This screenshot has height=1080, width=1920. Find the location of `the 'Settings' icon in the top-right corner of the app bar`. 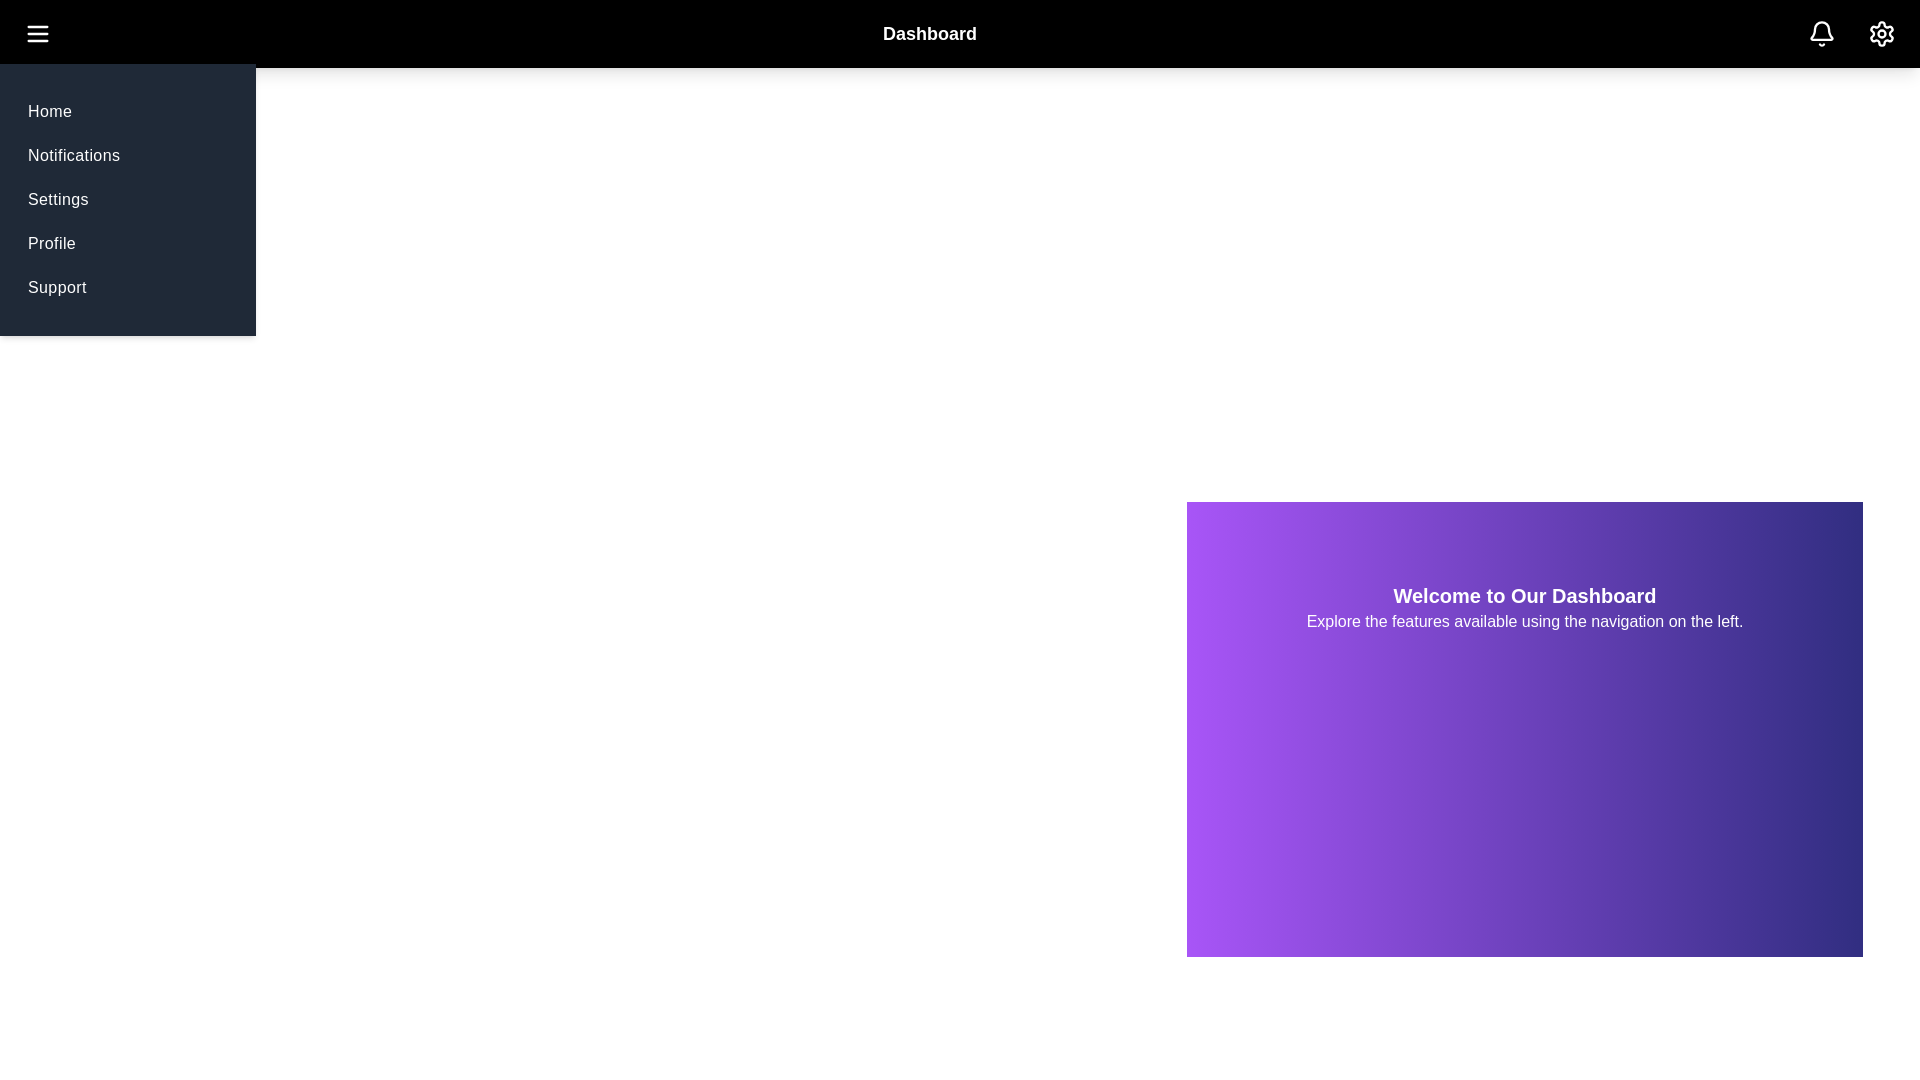

the 'Settings' icon in the top-right corner of the app bar is located at coordinates (1880, 34).